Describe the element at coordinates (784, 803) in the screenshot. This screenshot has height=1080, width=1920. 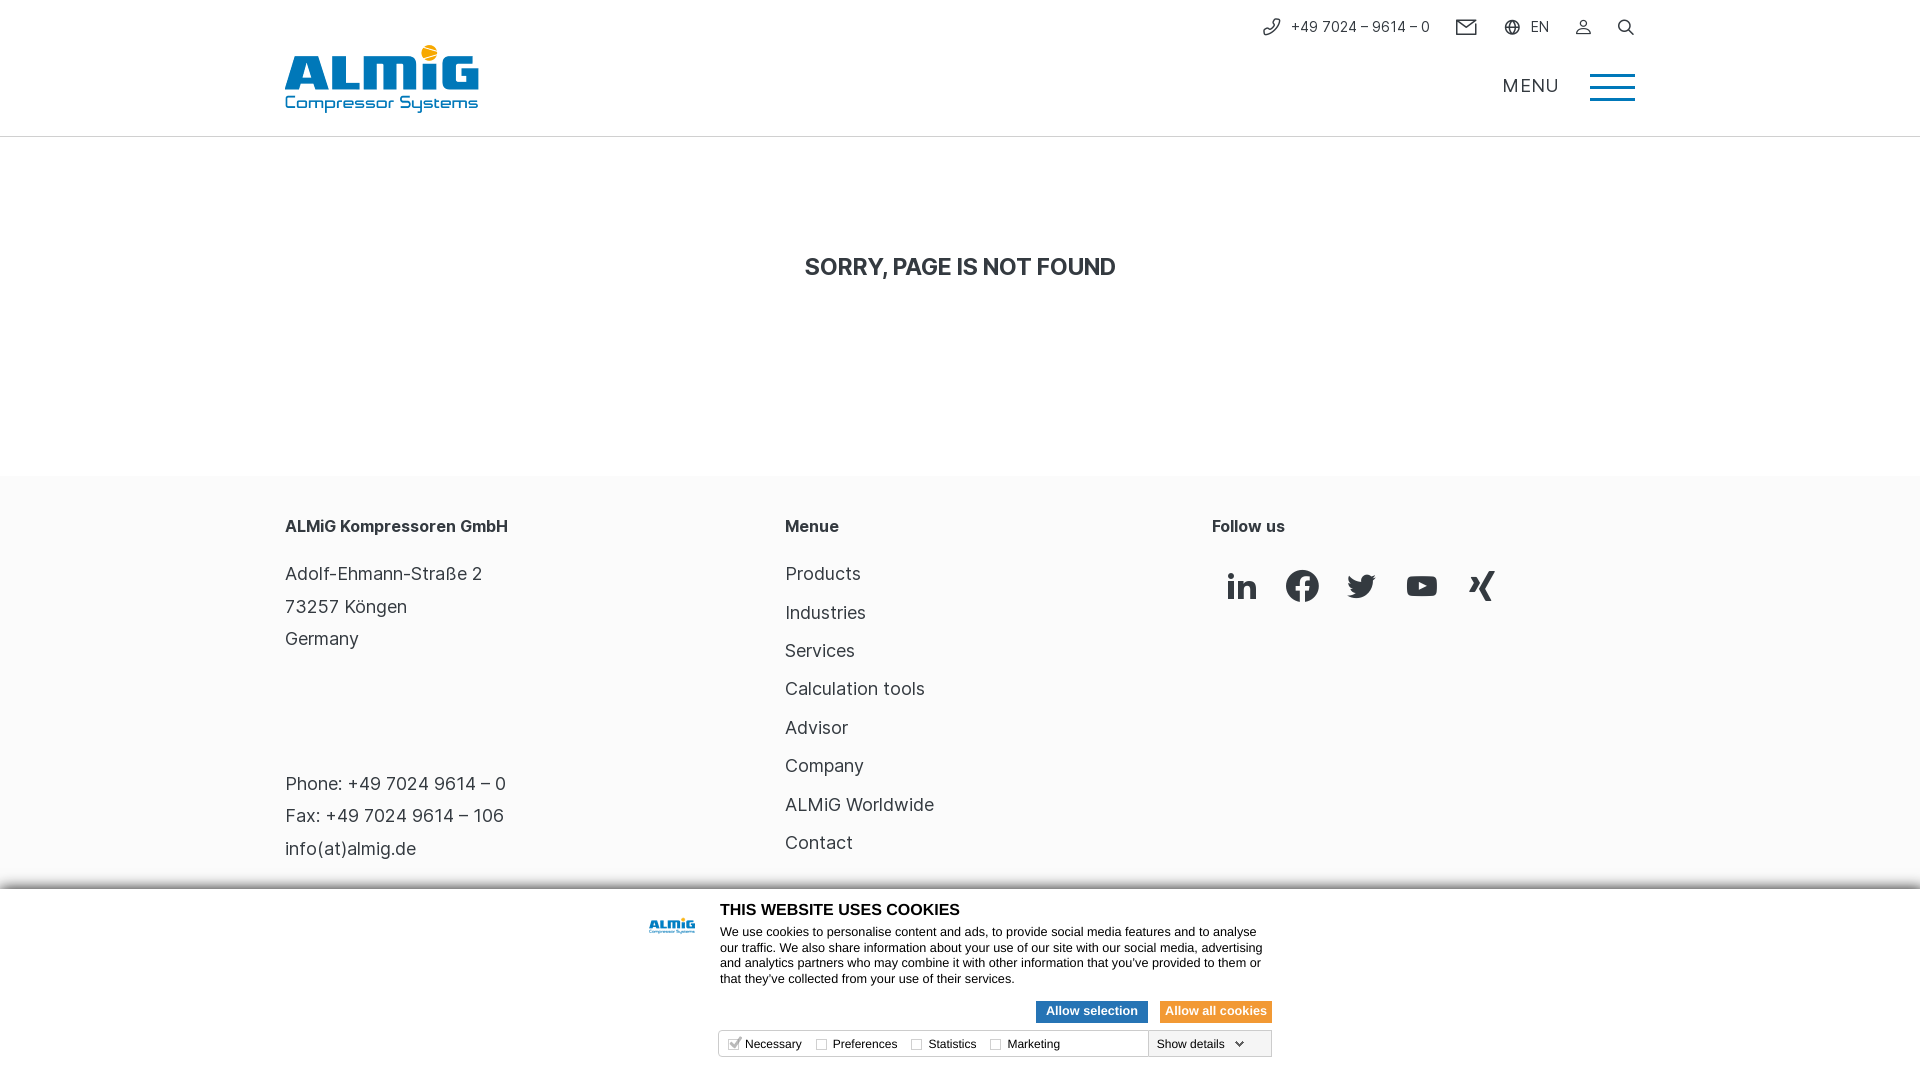
I see `'ALMiG Worldwide'` at that location.